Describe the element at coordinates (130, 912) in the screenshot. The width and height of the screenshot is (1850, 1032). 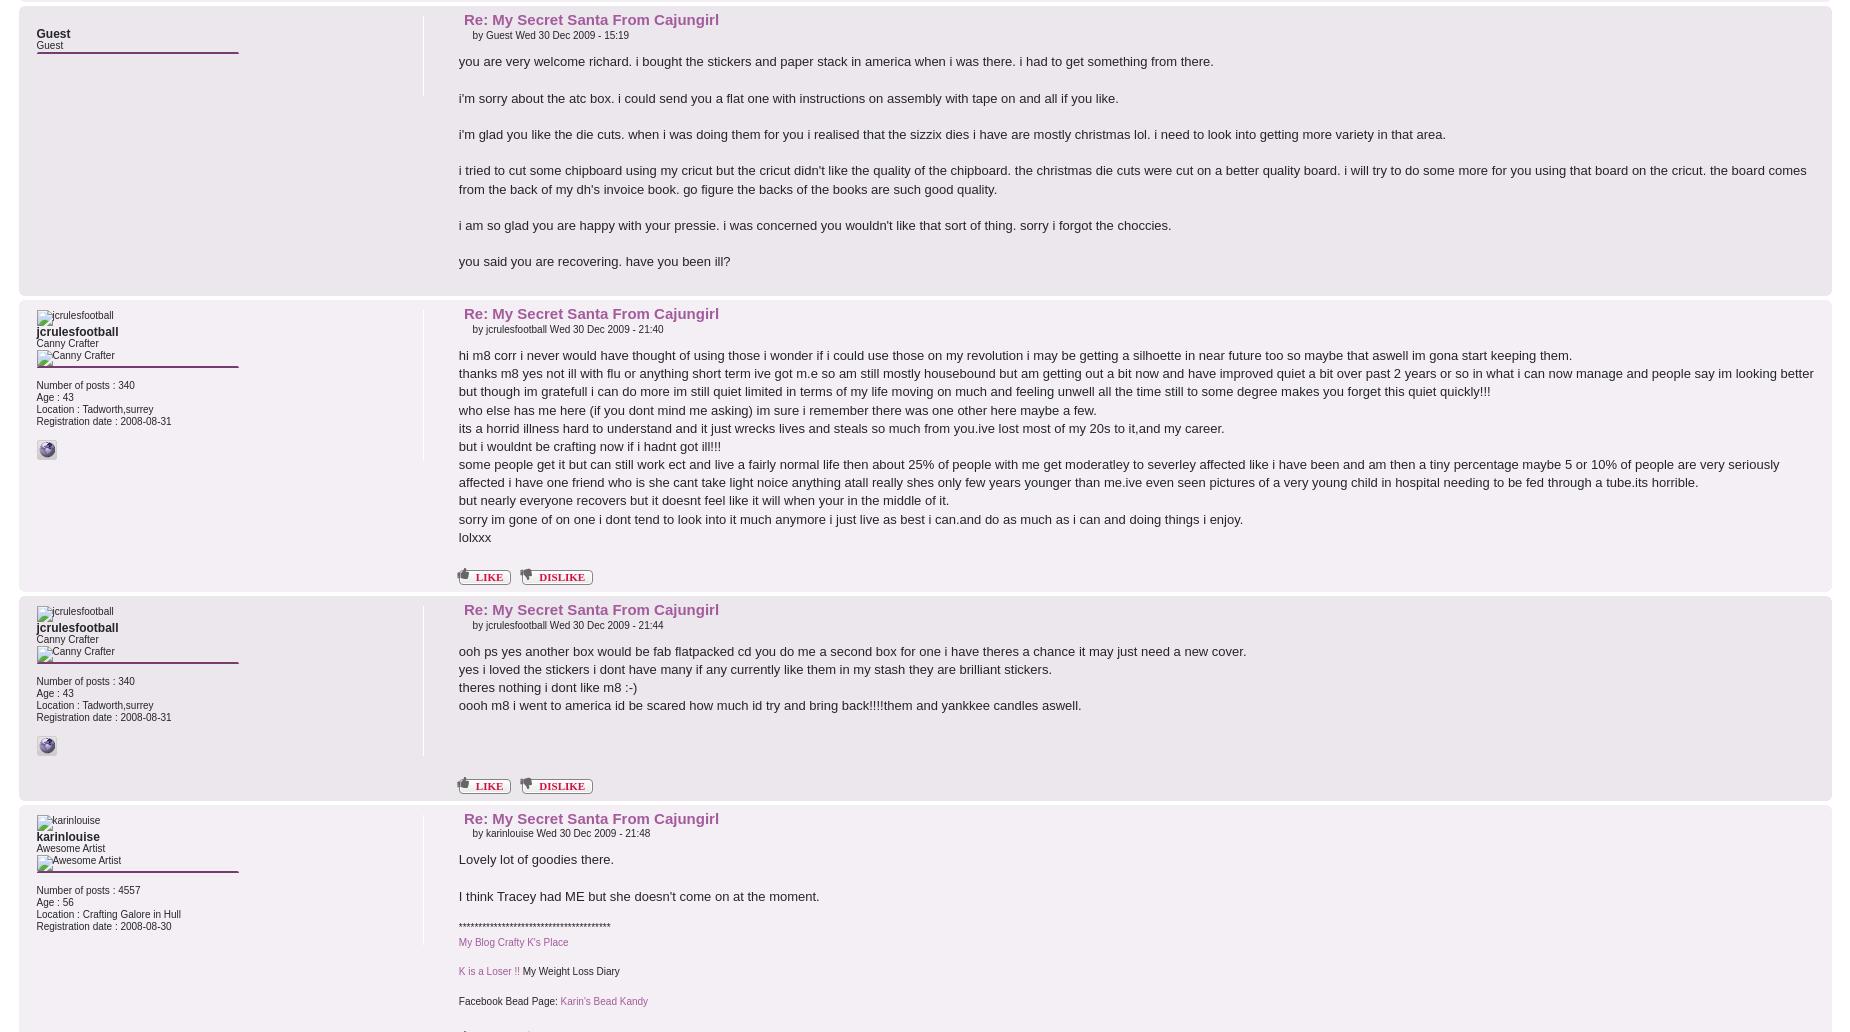
I see `'Crafting Galore in Hull'` at that location.